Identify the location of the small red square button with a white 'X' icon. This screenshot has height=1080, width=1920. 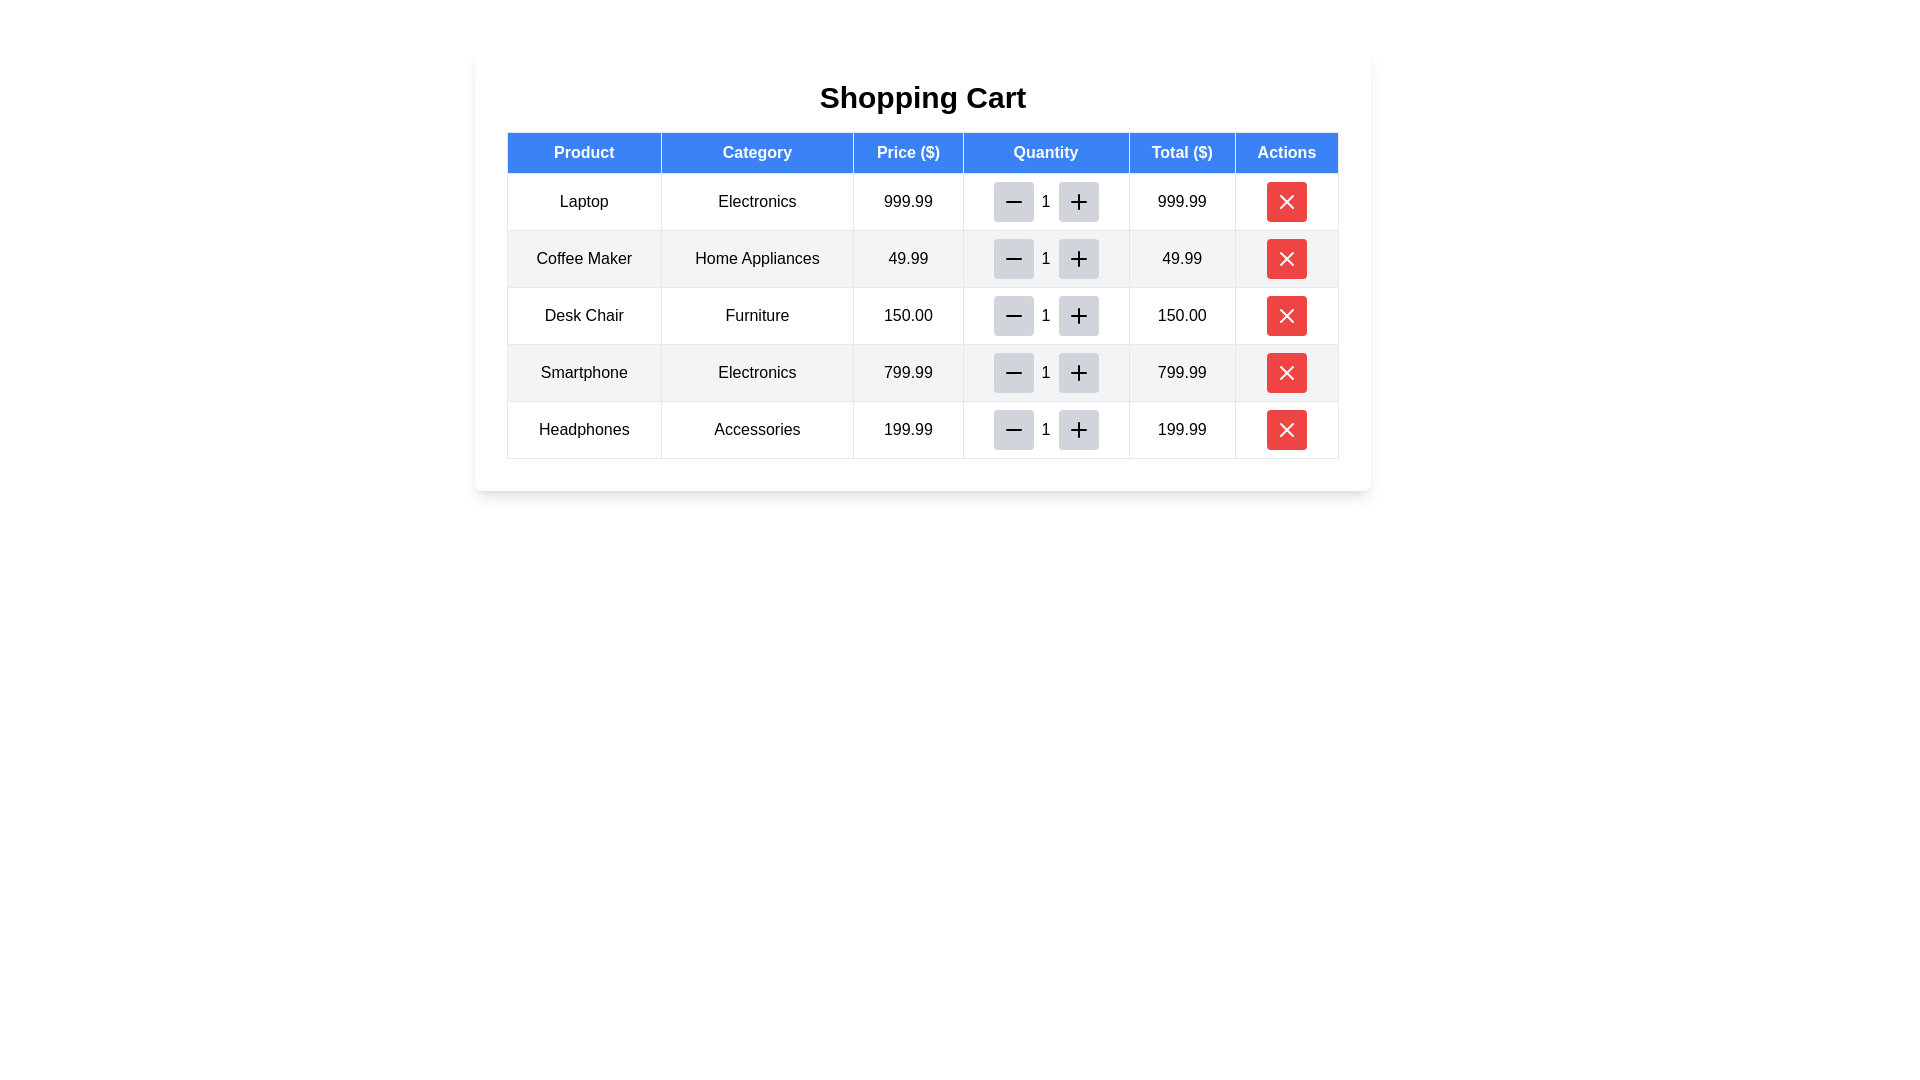
(1286, 201).